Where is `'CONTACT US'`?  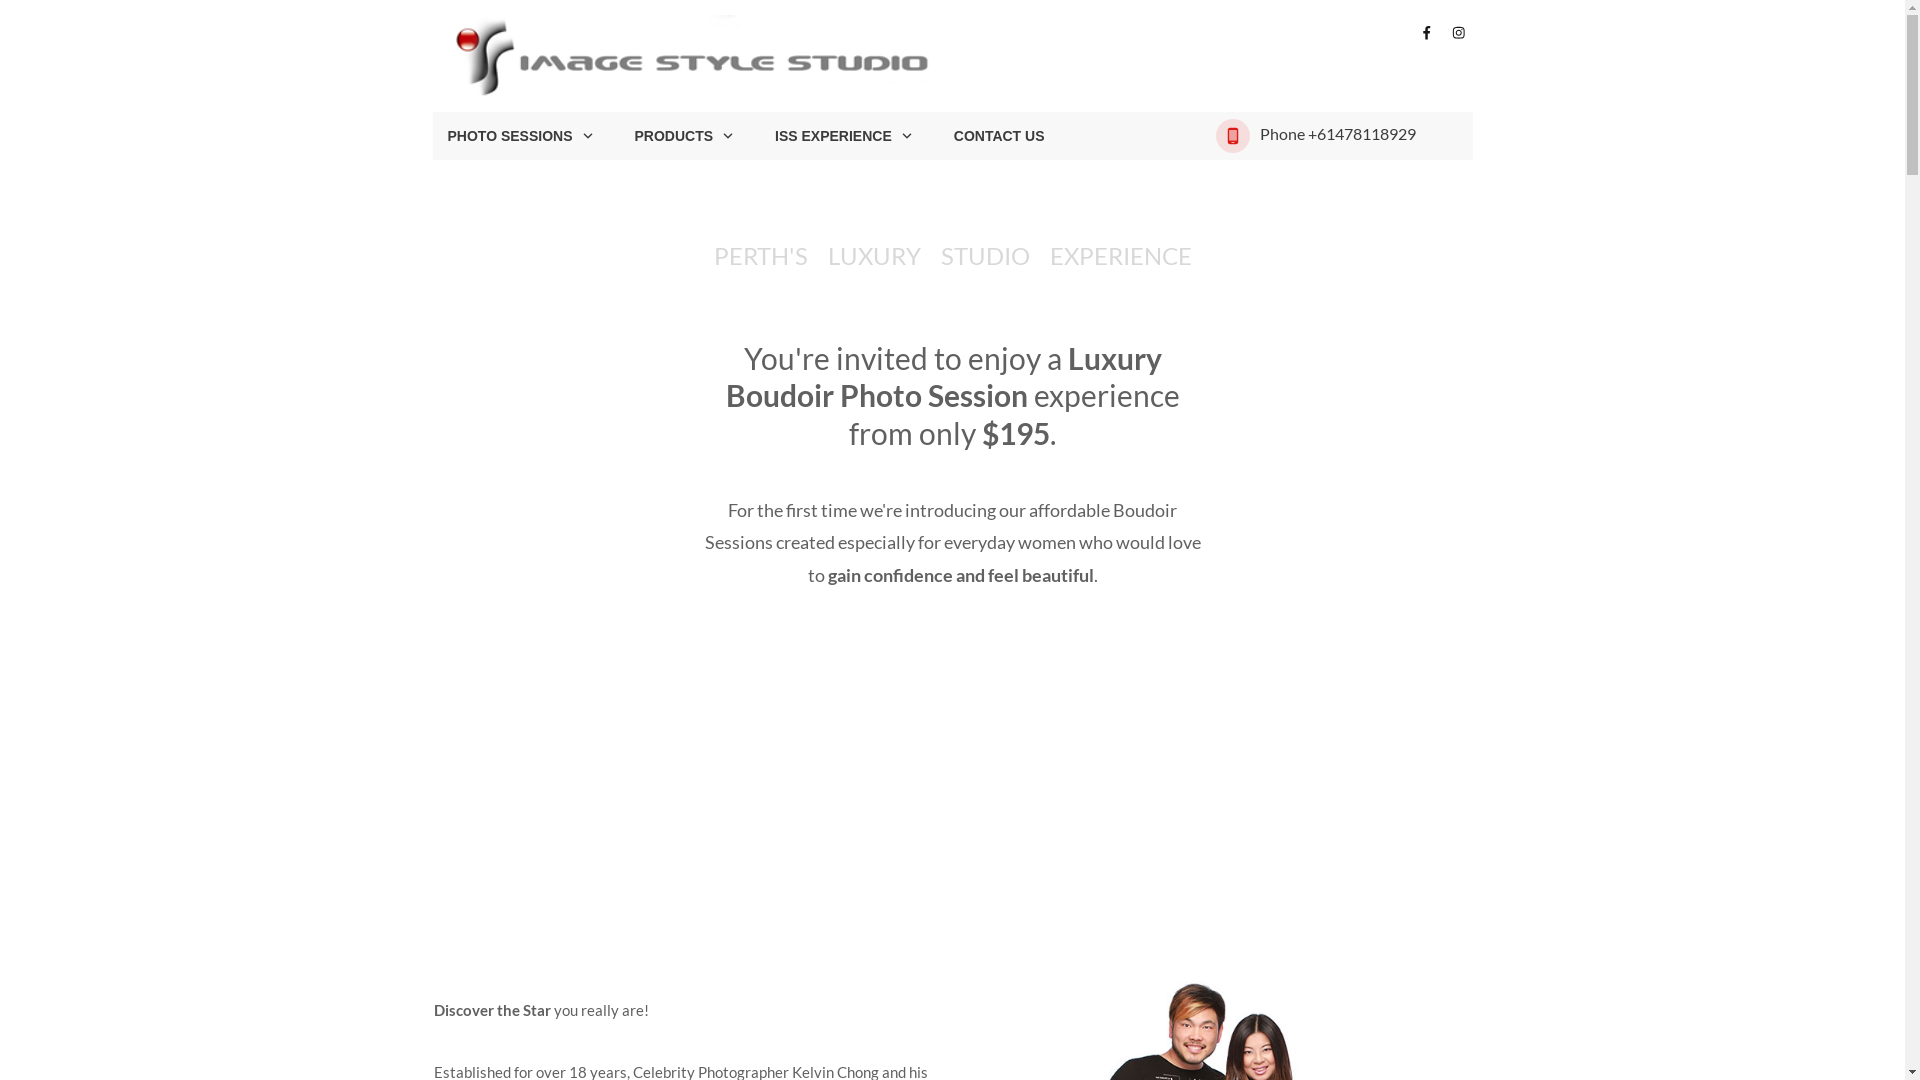
'CONTACT US' is located at coordinates (999, 135).